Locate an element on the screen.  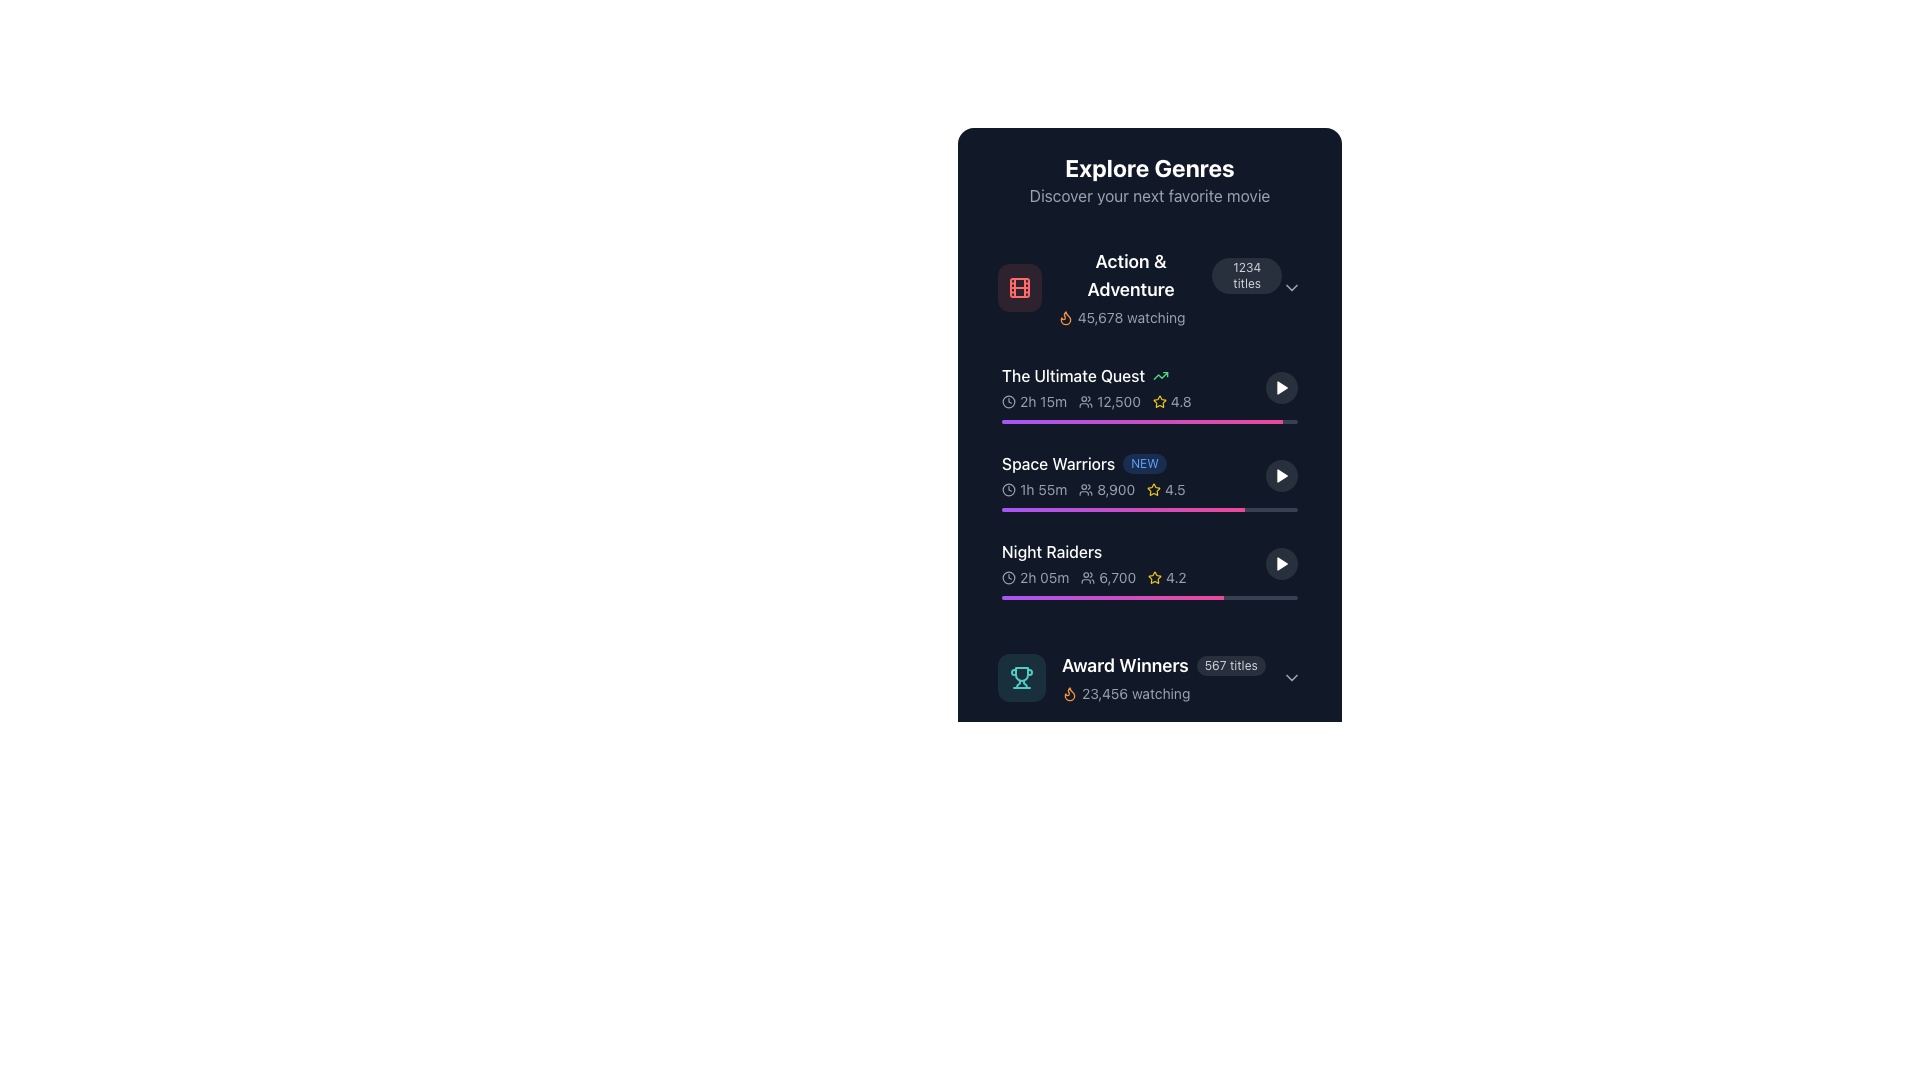
the text element that displays the number of viewers currently engaged with the 'Action & Adventure' content, positioned below the title and aligned to the left is located at coordinates (1121, 316).